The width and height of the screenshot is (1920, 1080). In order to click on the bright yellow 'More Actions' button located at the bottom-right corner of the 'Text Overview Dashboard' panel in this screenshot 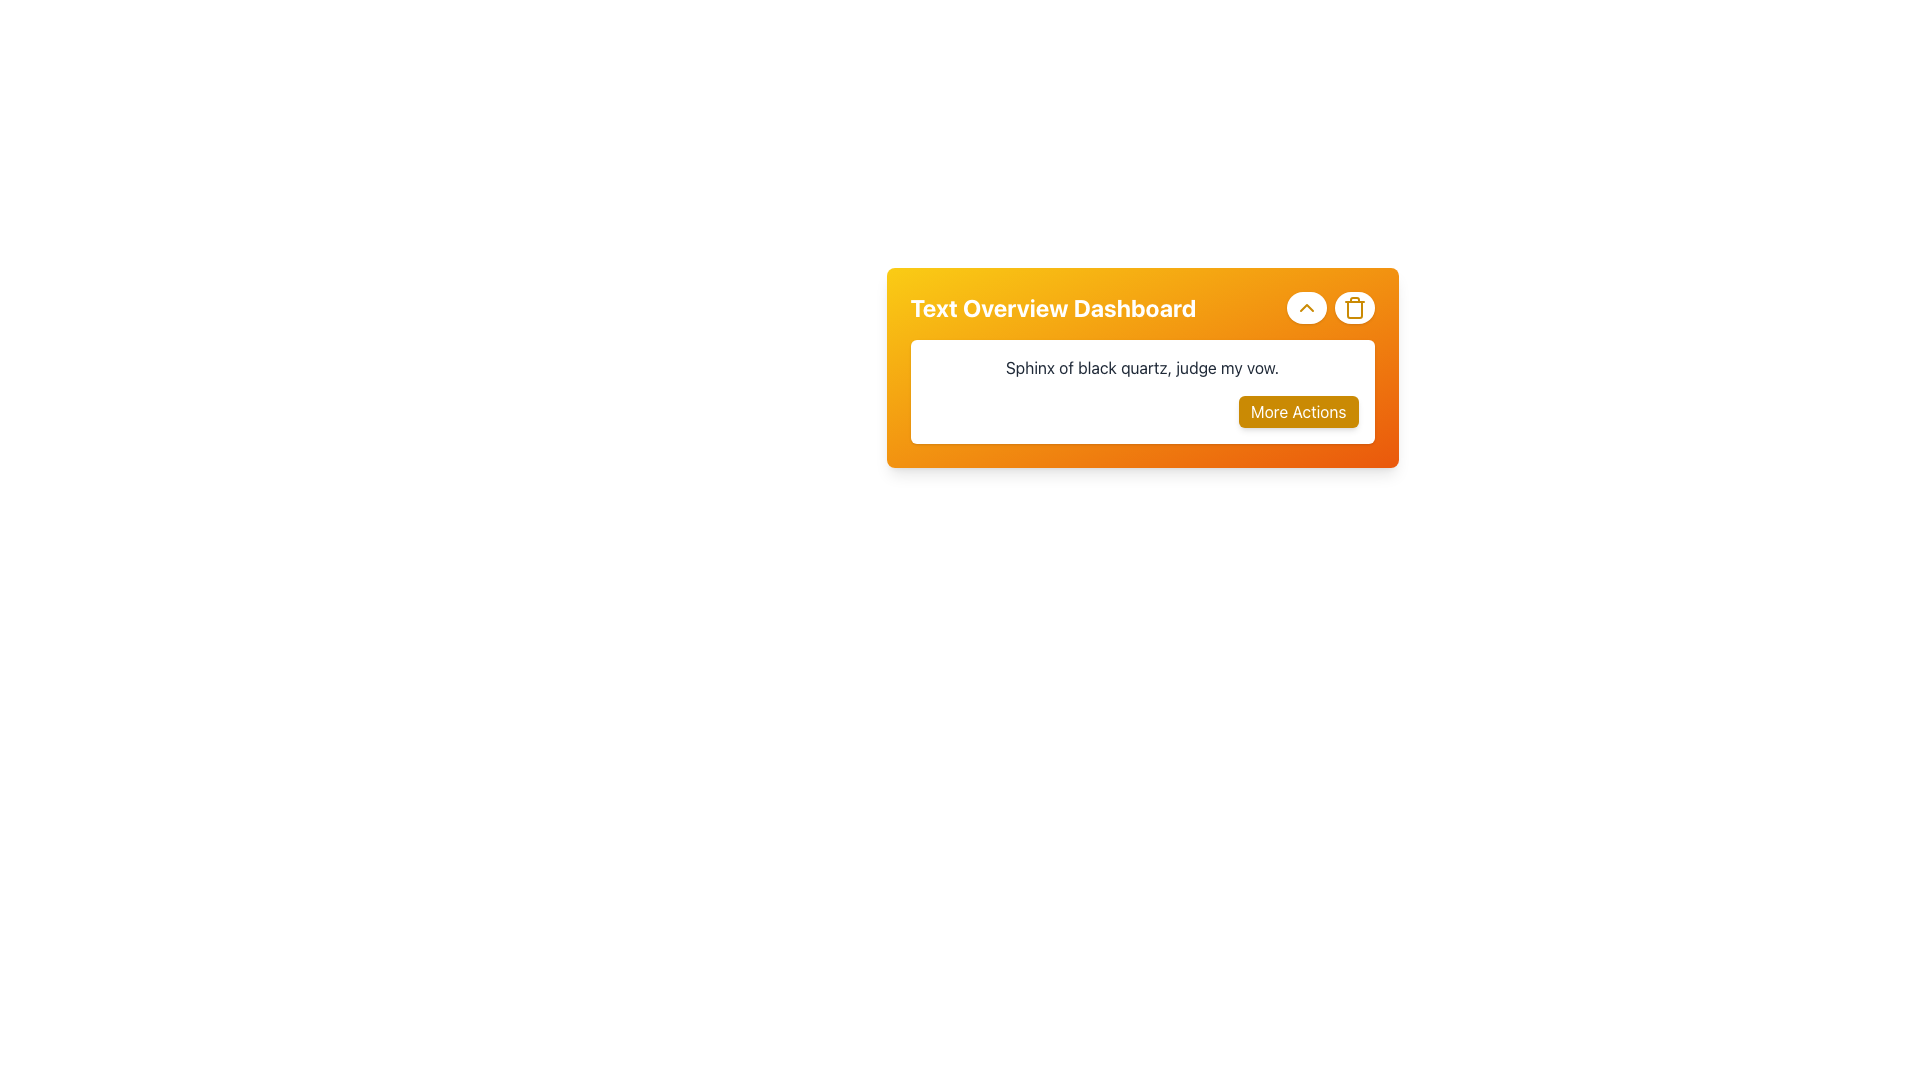, I will do `click(1297, 411)`.